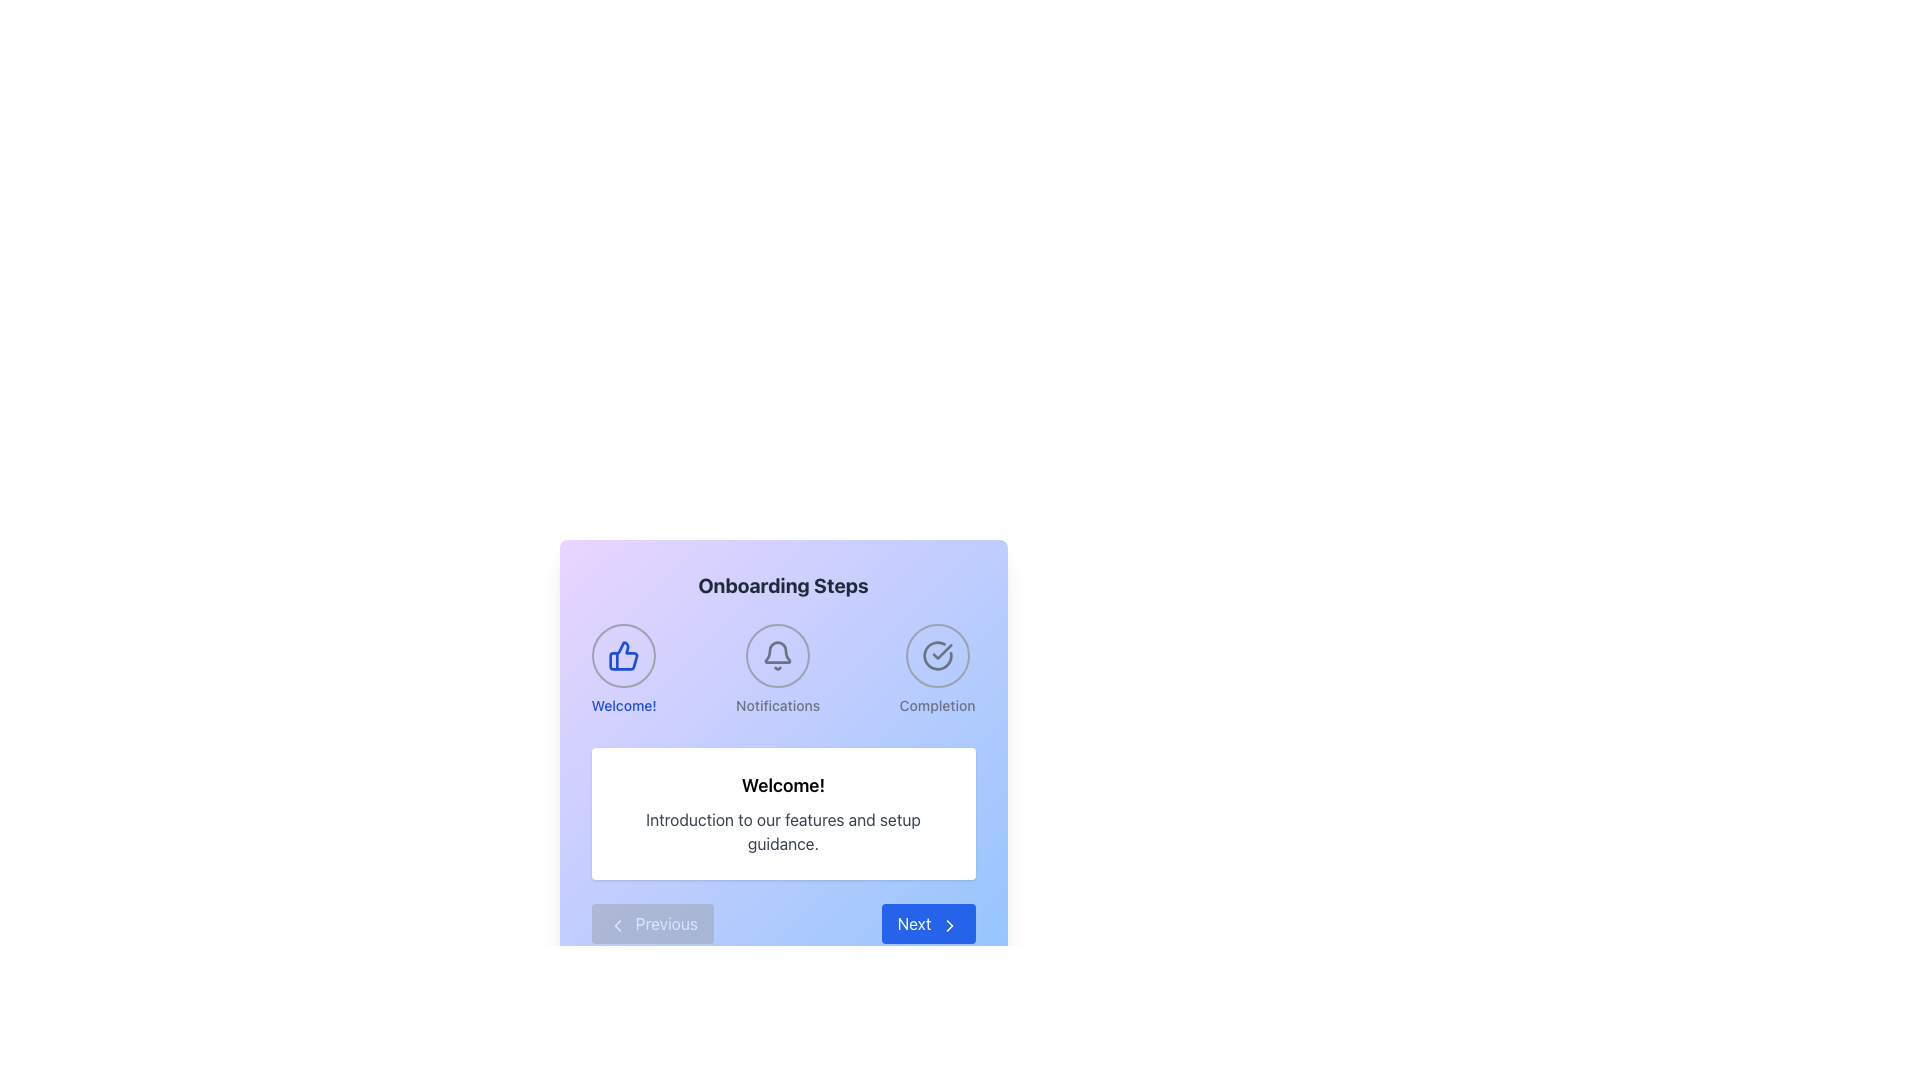  I want to click on the text label that provides context about the 'Completion' step, positioned at the bottom-right corner beneath the checkmark icon, so click(936, 704).